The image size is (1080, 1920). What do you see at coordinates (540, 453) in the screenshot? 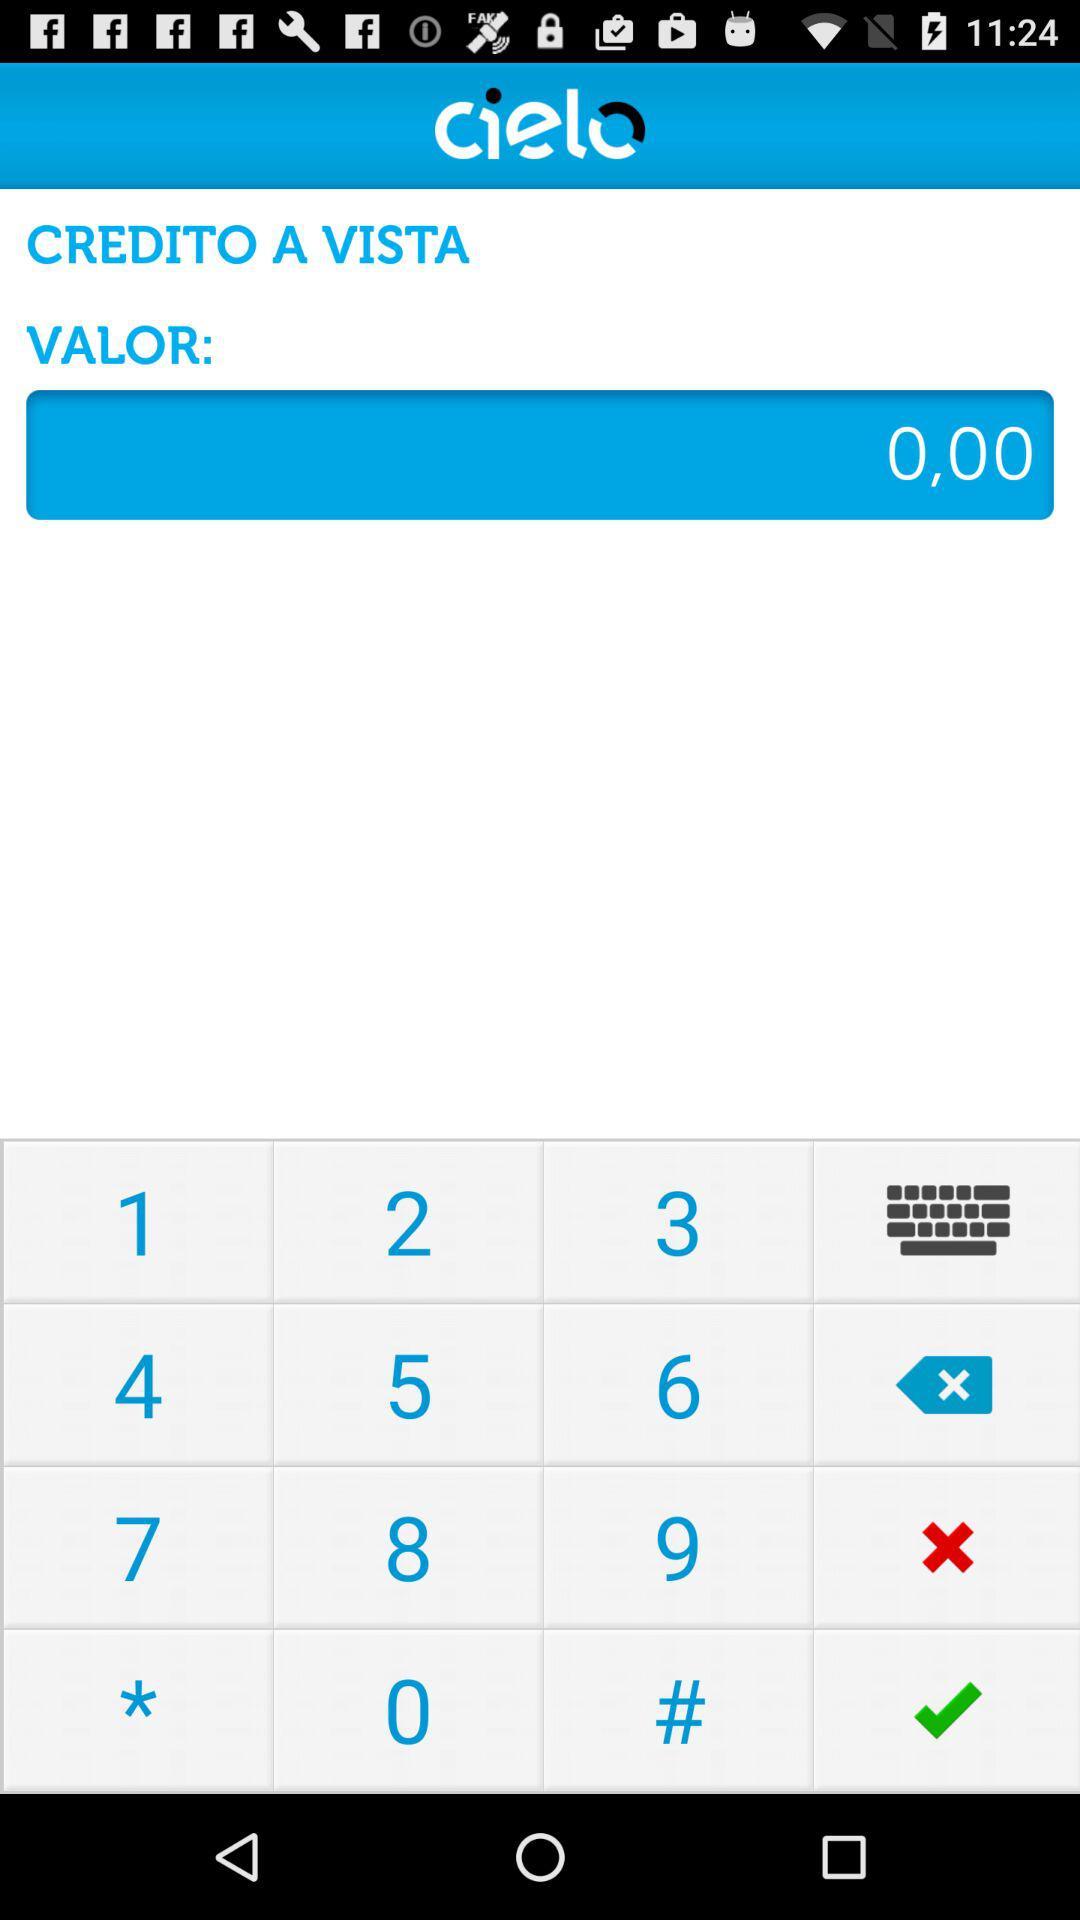
I see `amount` at bounding box center [540, 453].